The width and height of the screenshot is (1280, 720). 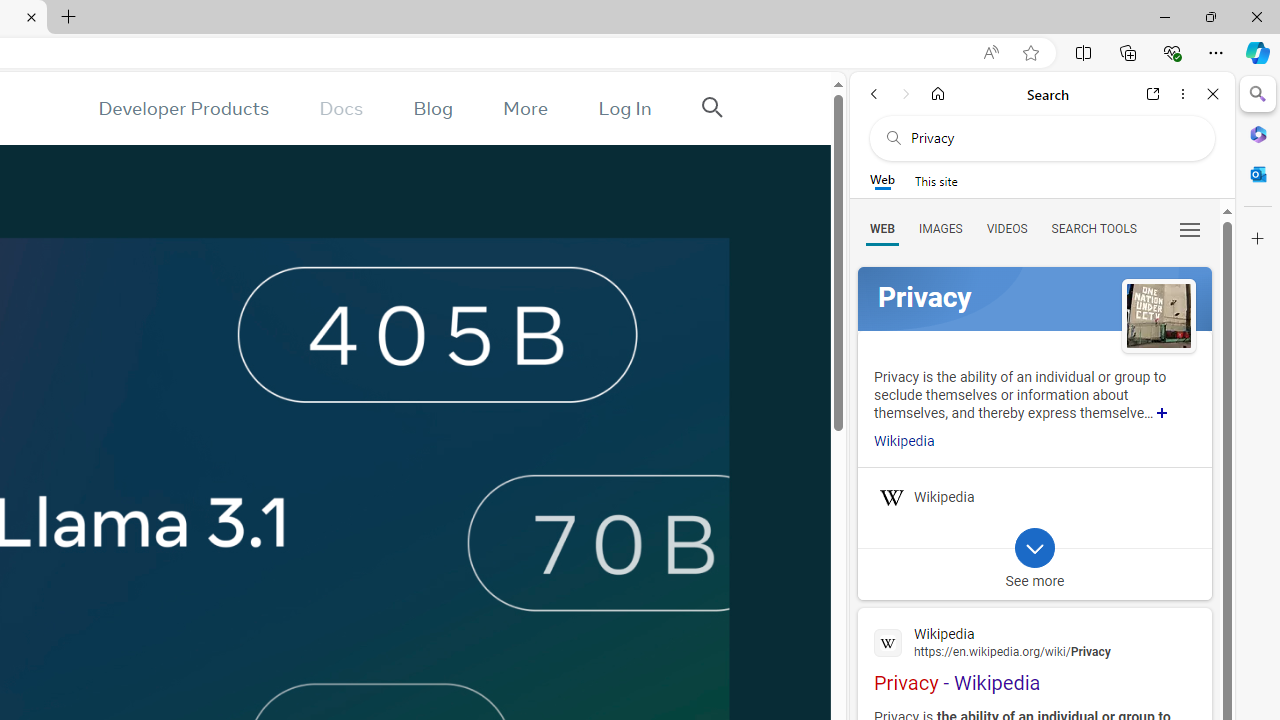 I want to click on 'Preferences', so click(x=1189, y=227).